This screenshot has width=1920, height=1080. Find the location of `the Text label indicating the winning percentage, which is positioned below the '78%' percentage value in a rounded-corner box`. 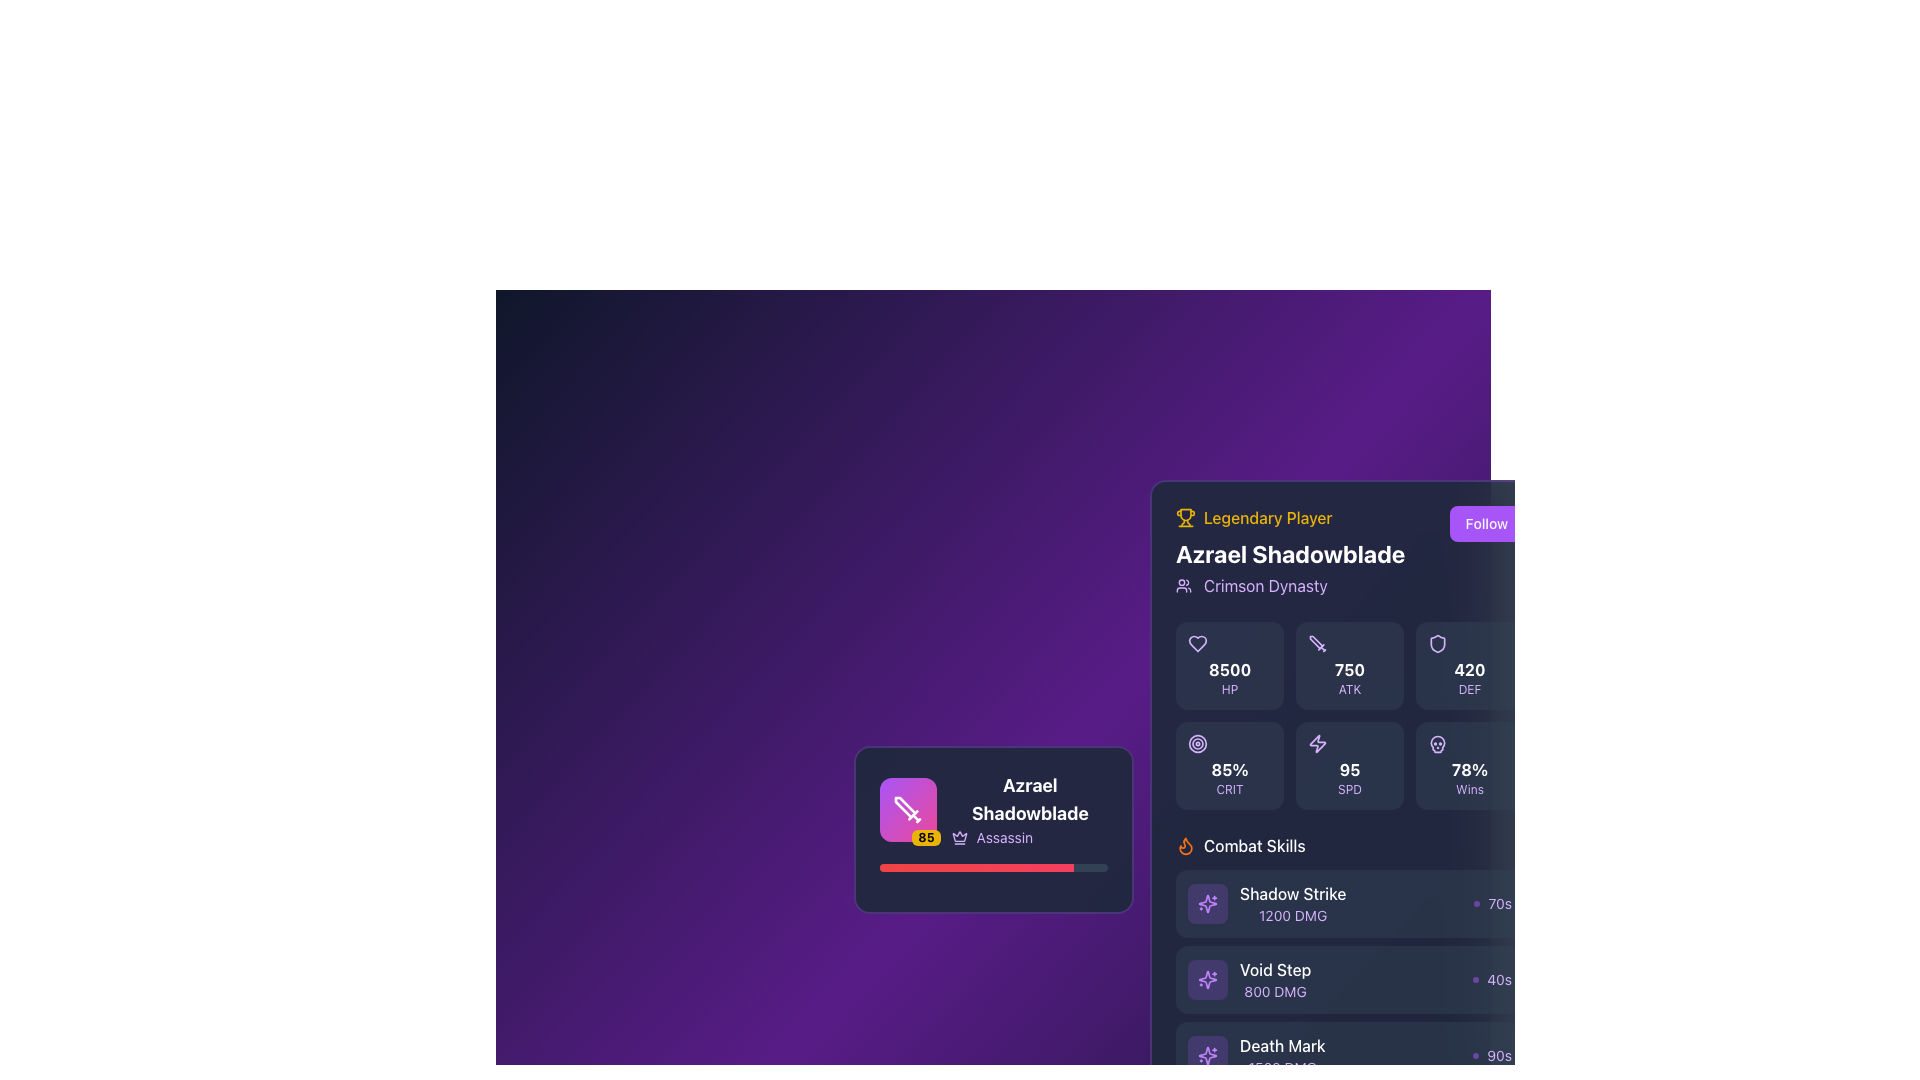

the Text label indicating the winning percentage, which is positioned below the '78%' percentage value in a rounded-corner box is located at coordinates (1469, 789).